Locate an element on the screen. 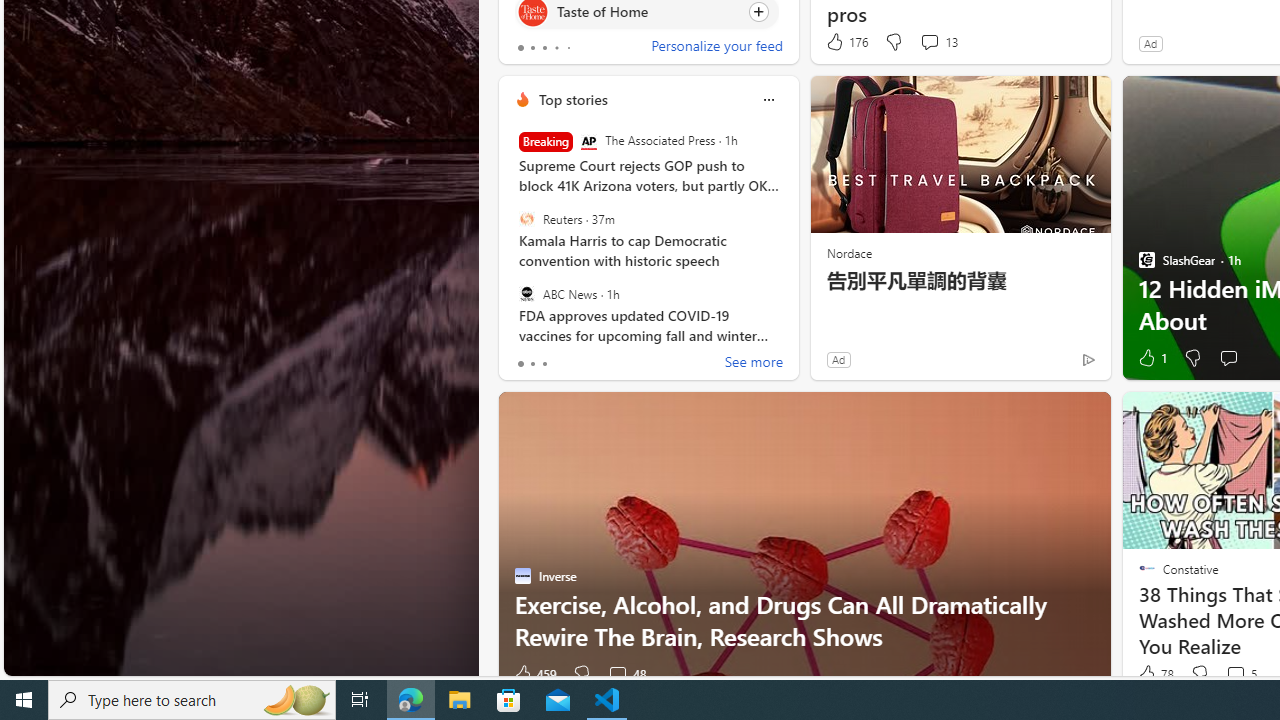 The height and width of the screenshot is (720, 1280). 'Top stories' is located at coordinates (571, 99).